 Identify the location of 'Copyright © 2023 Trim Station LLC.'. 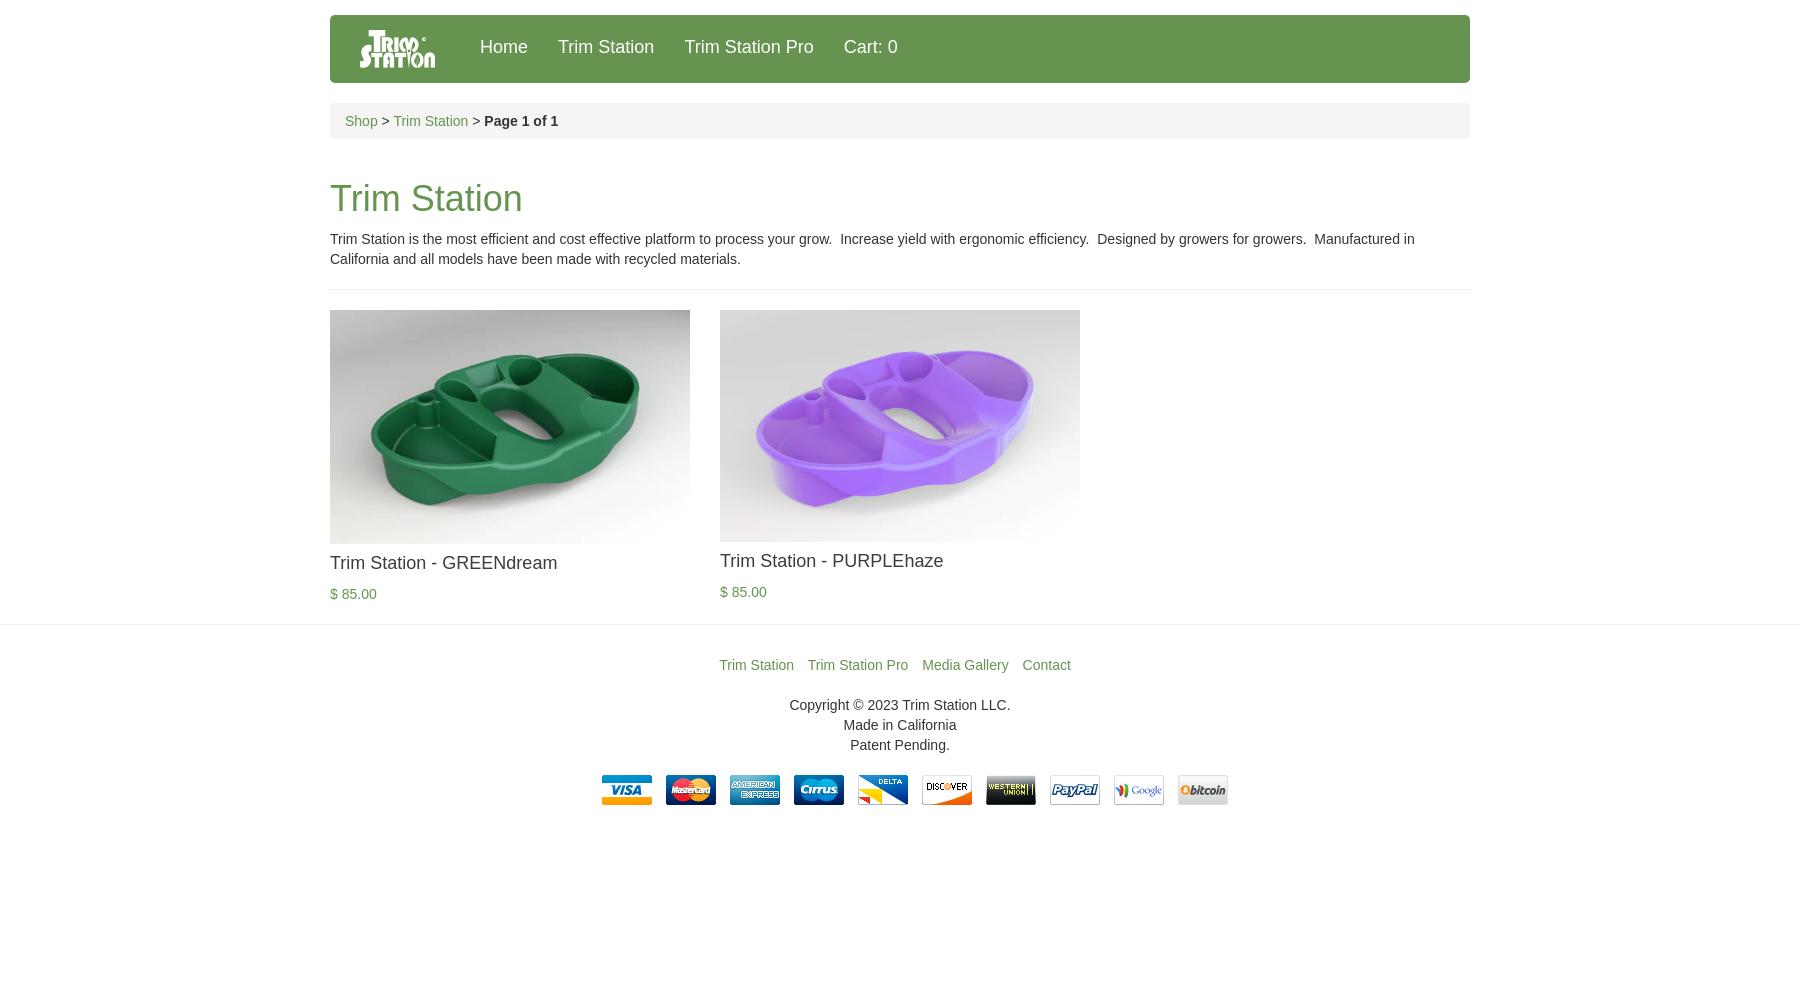
(899, 704).